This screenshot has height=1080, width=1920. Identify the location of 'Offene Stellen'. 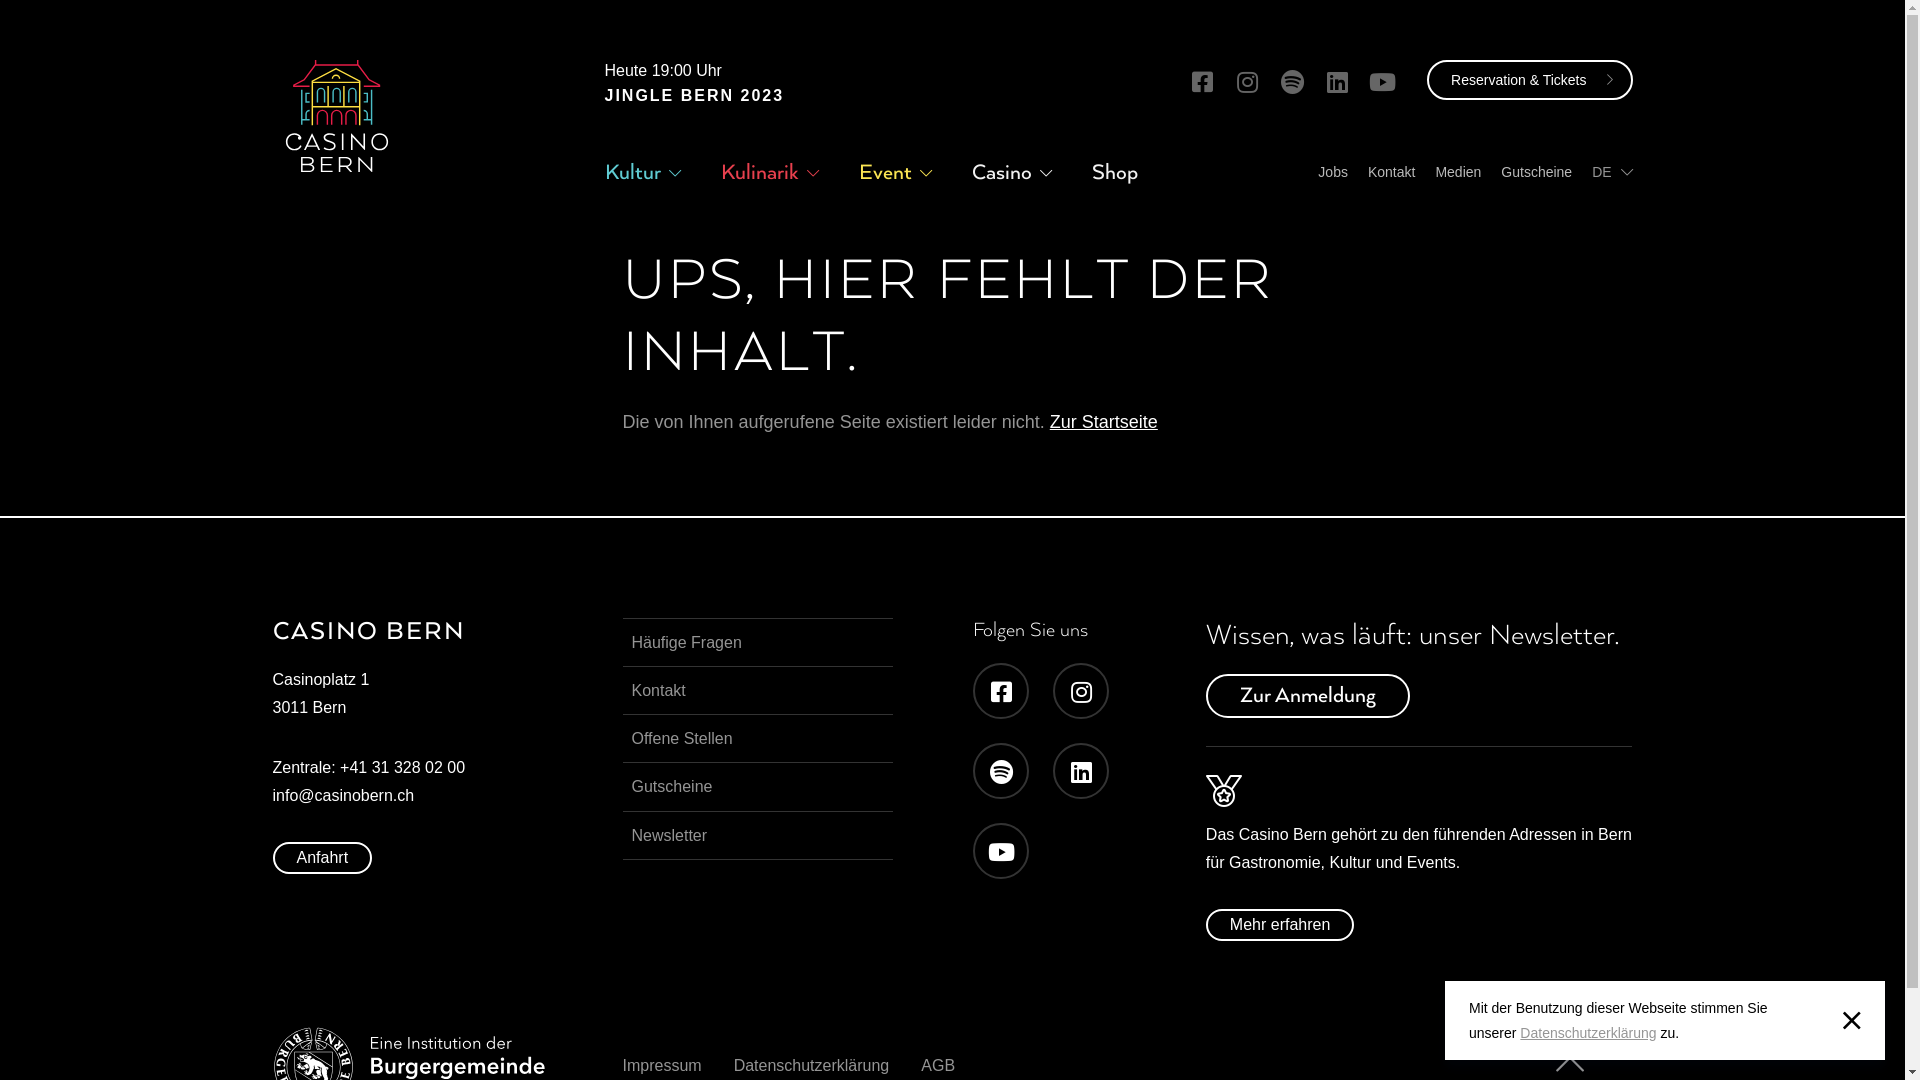
(756, 738).